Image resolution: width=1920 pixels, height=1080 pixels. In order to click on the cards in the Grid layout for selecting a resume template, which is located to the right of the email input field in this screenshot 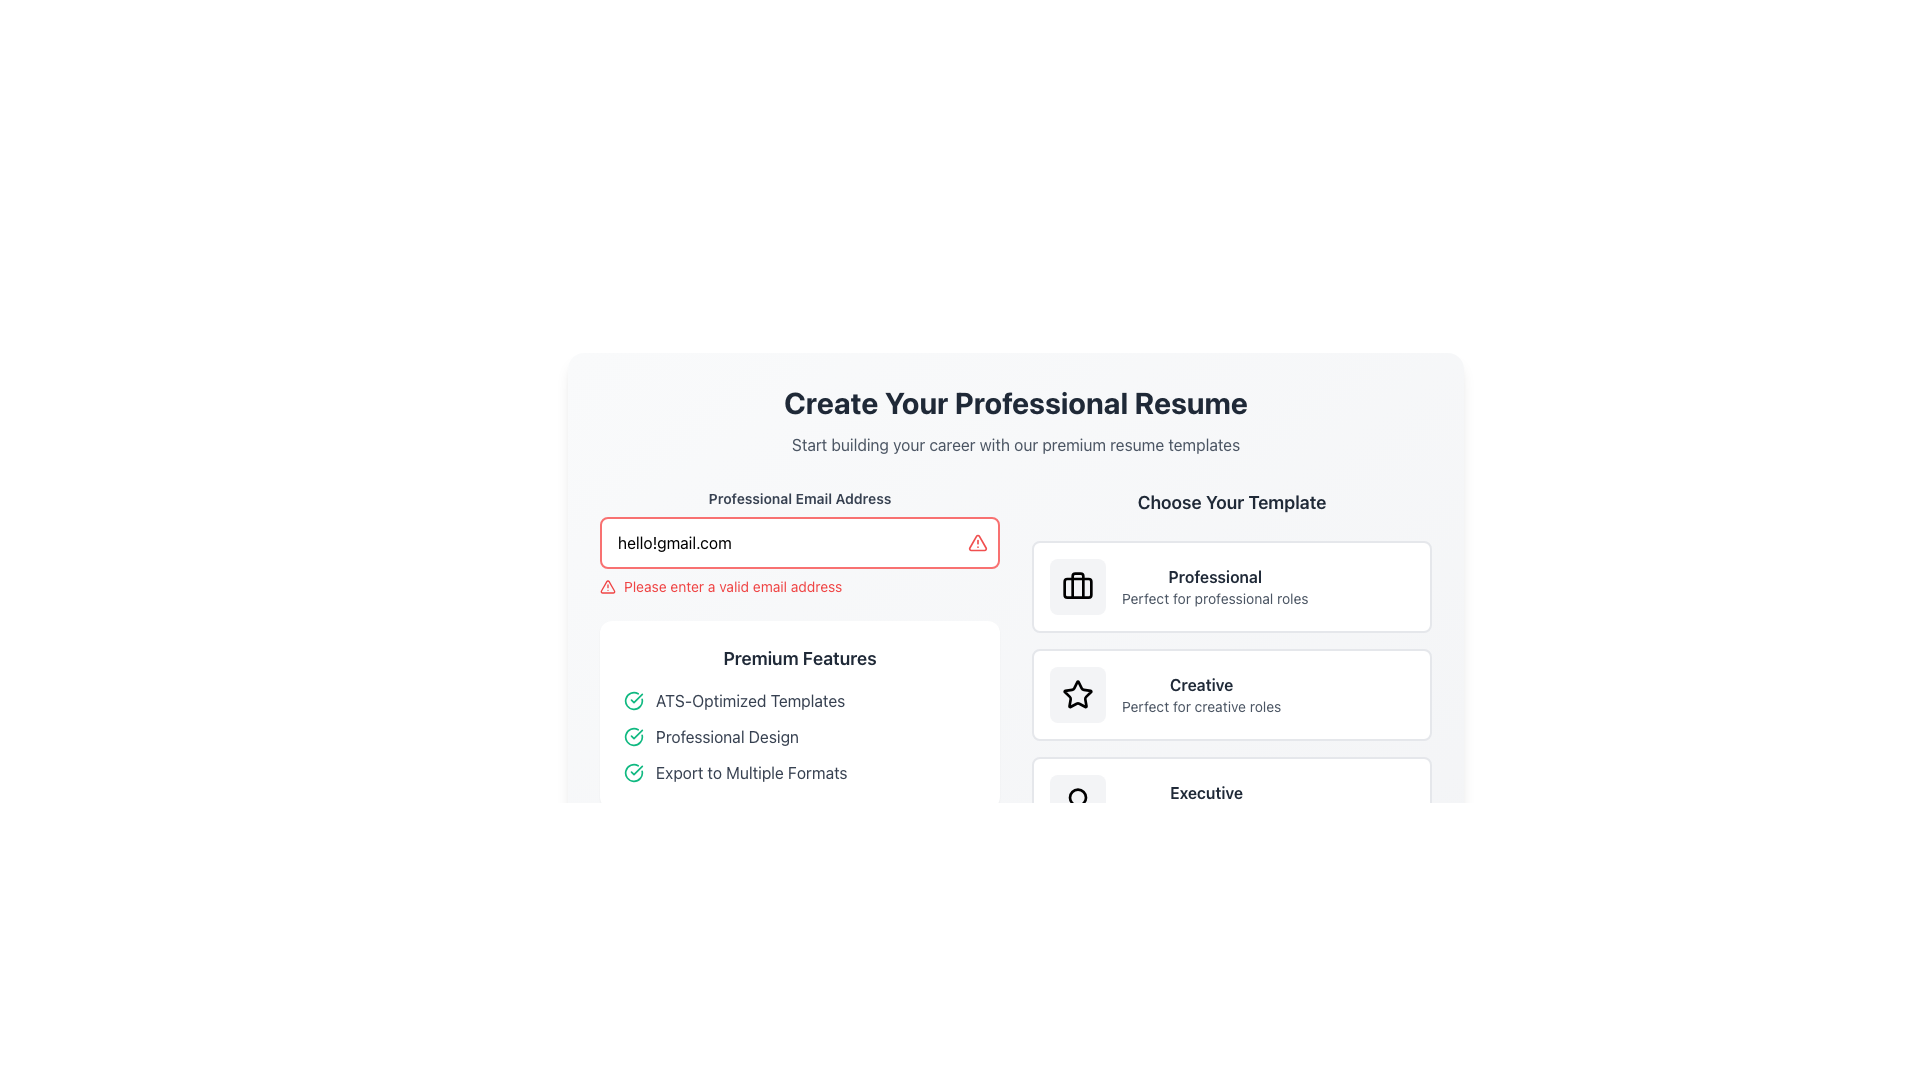, I will do `click(1016, 668)`.